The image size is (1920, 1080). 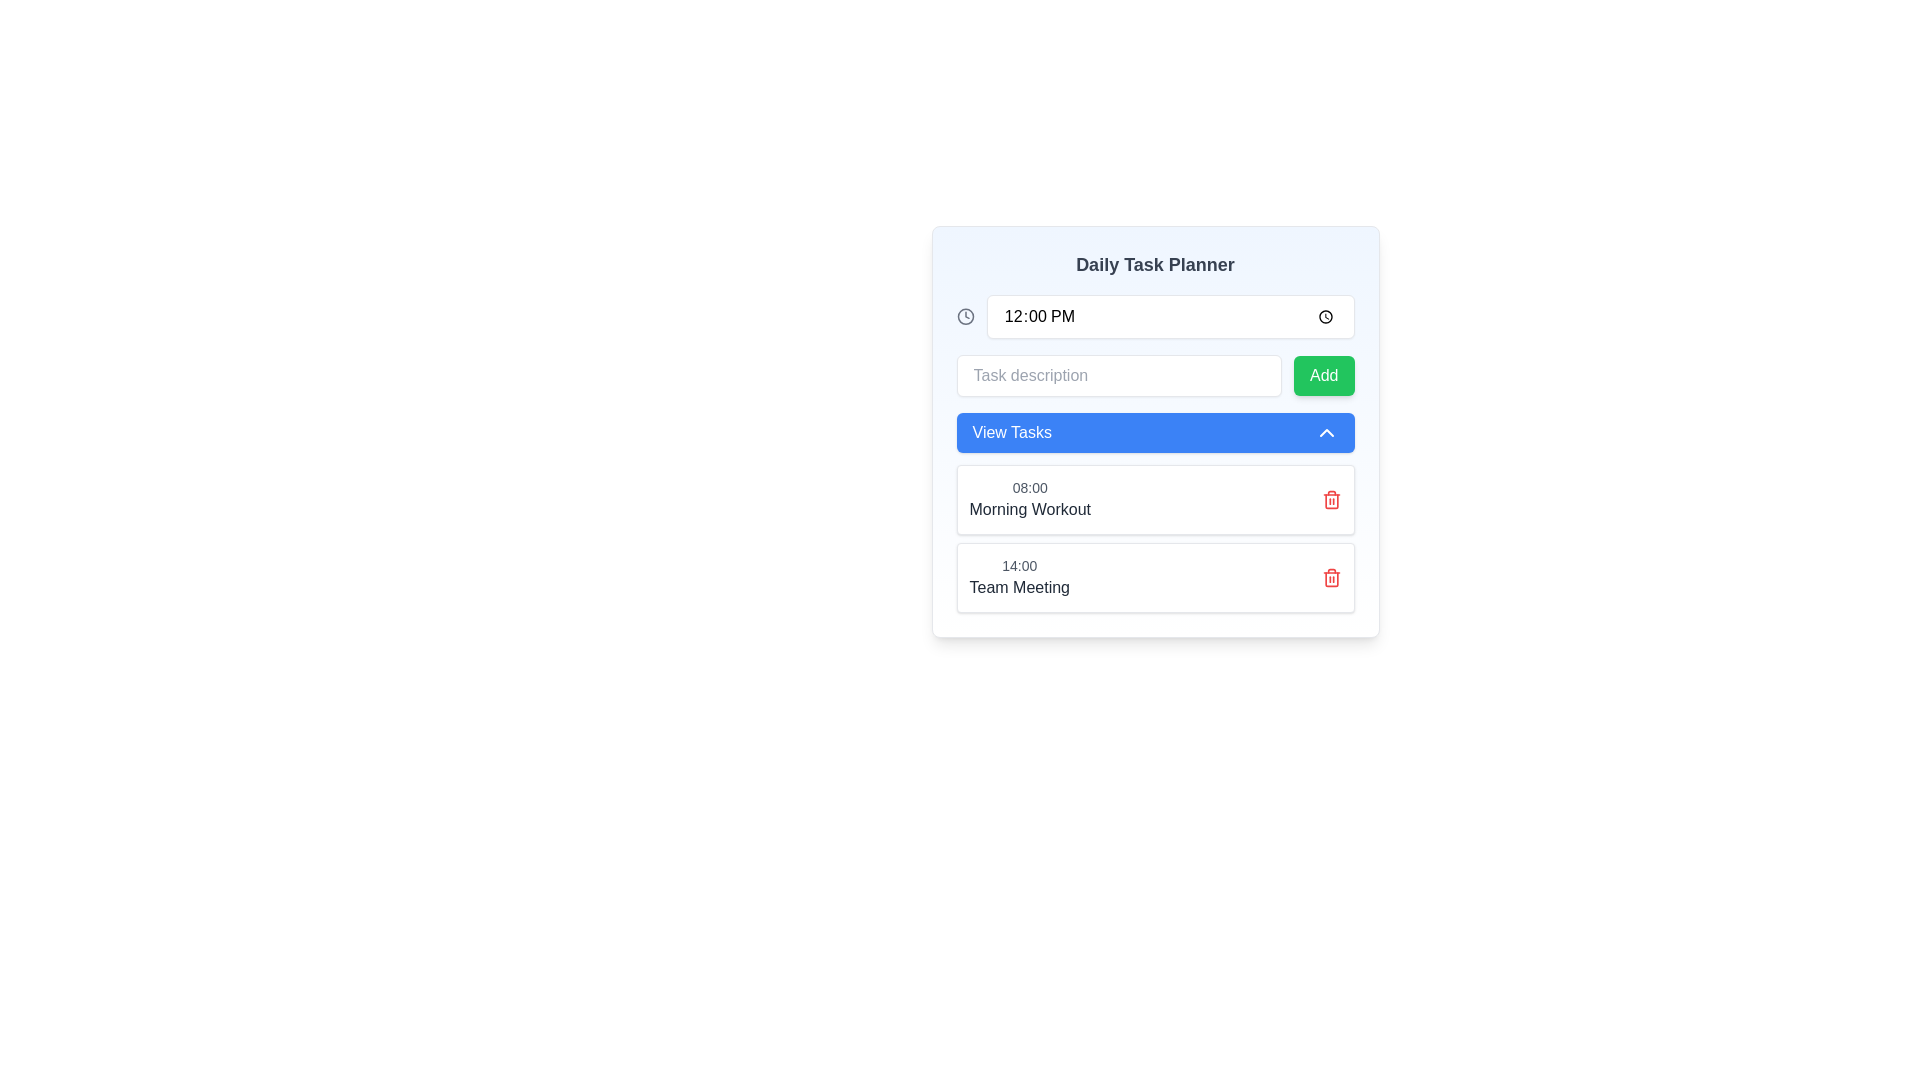 I want to click on the time-related icon located in the top bar of the task planner interface, positioned to the right of the '12:00 PM' time input field, so click(x=965, y=315).